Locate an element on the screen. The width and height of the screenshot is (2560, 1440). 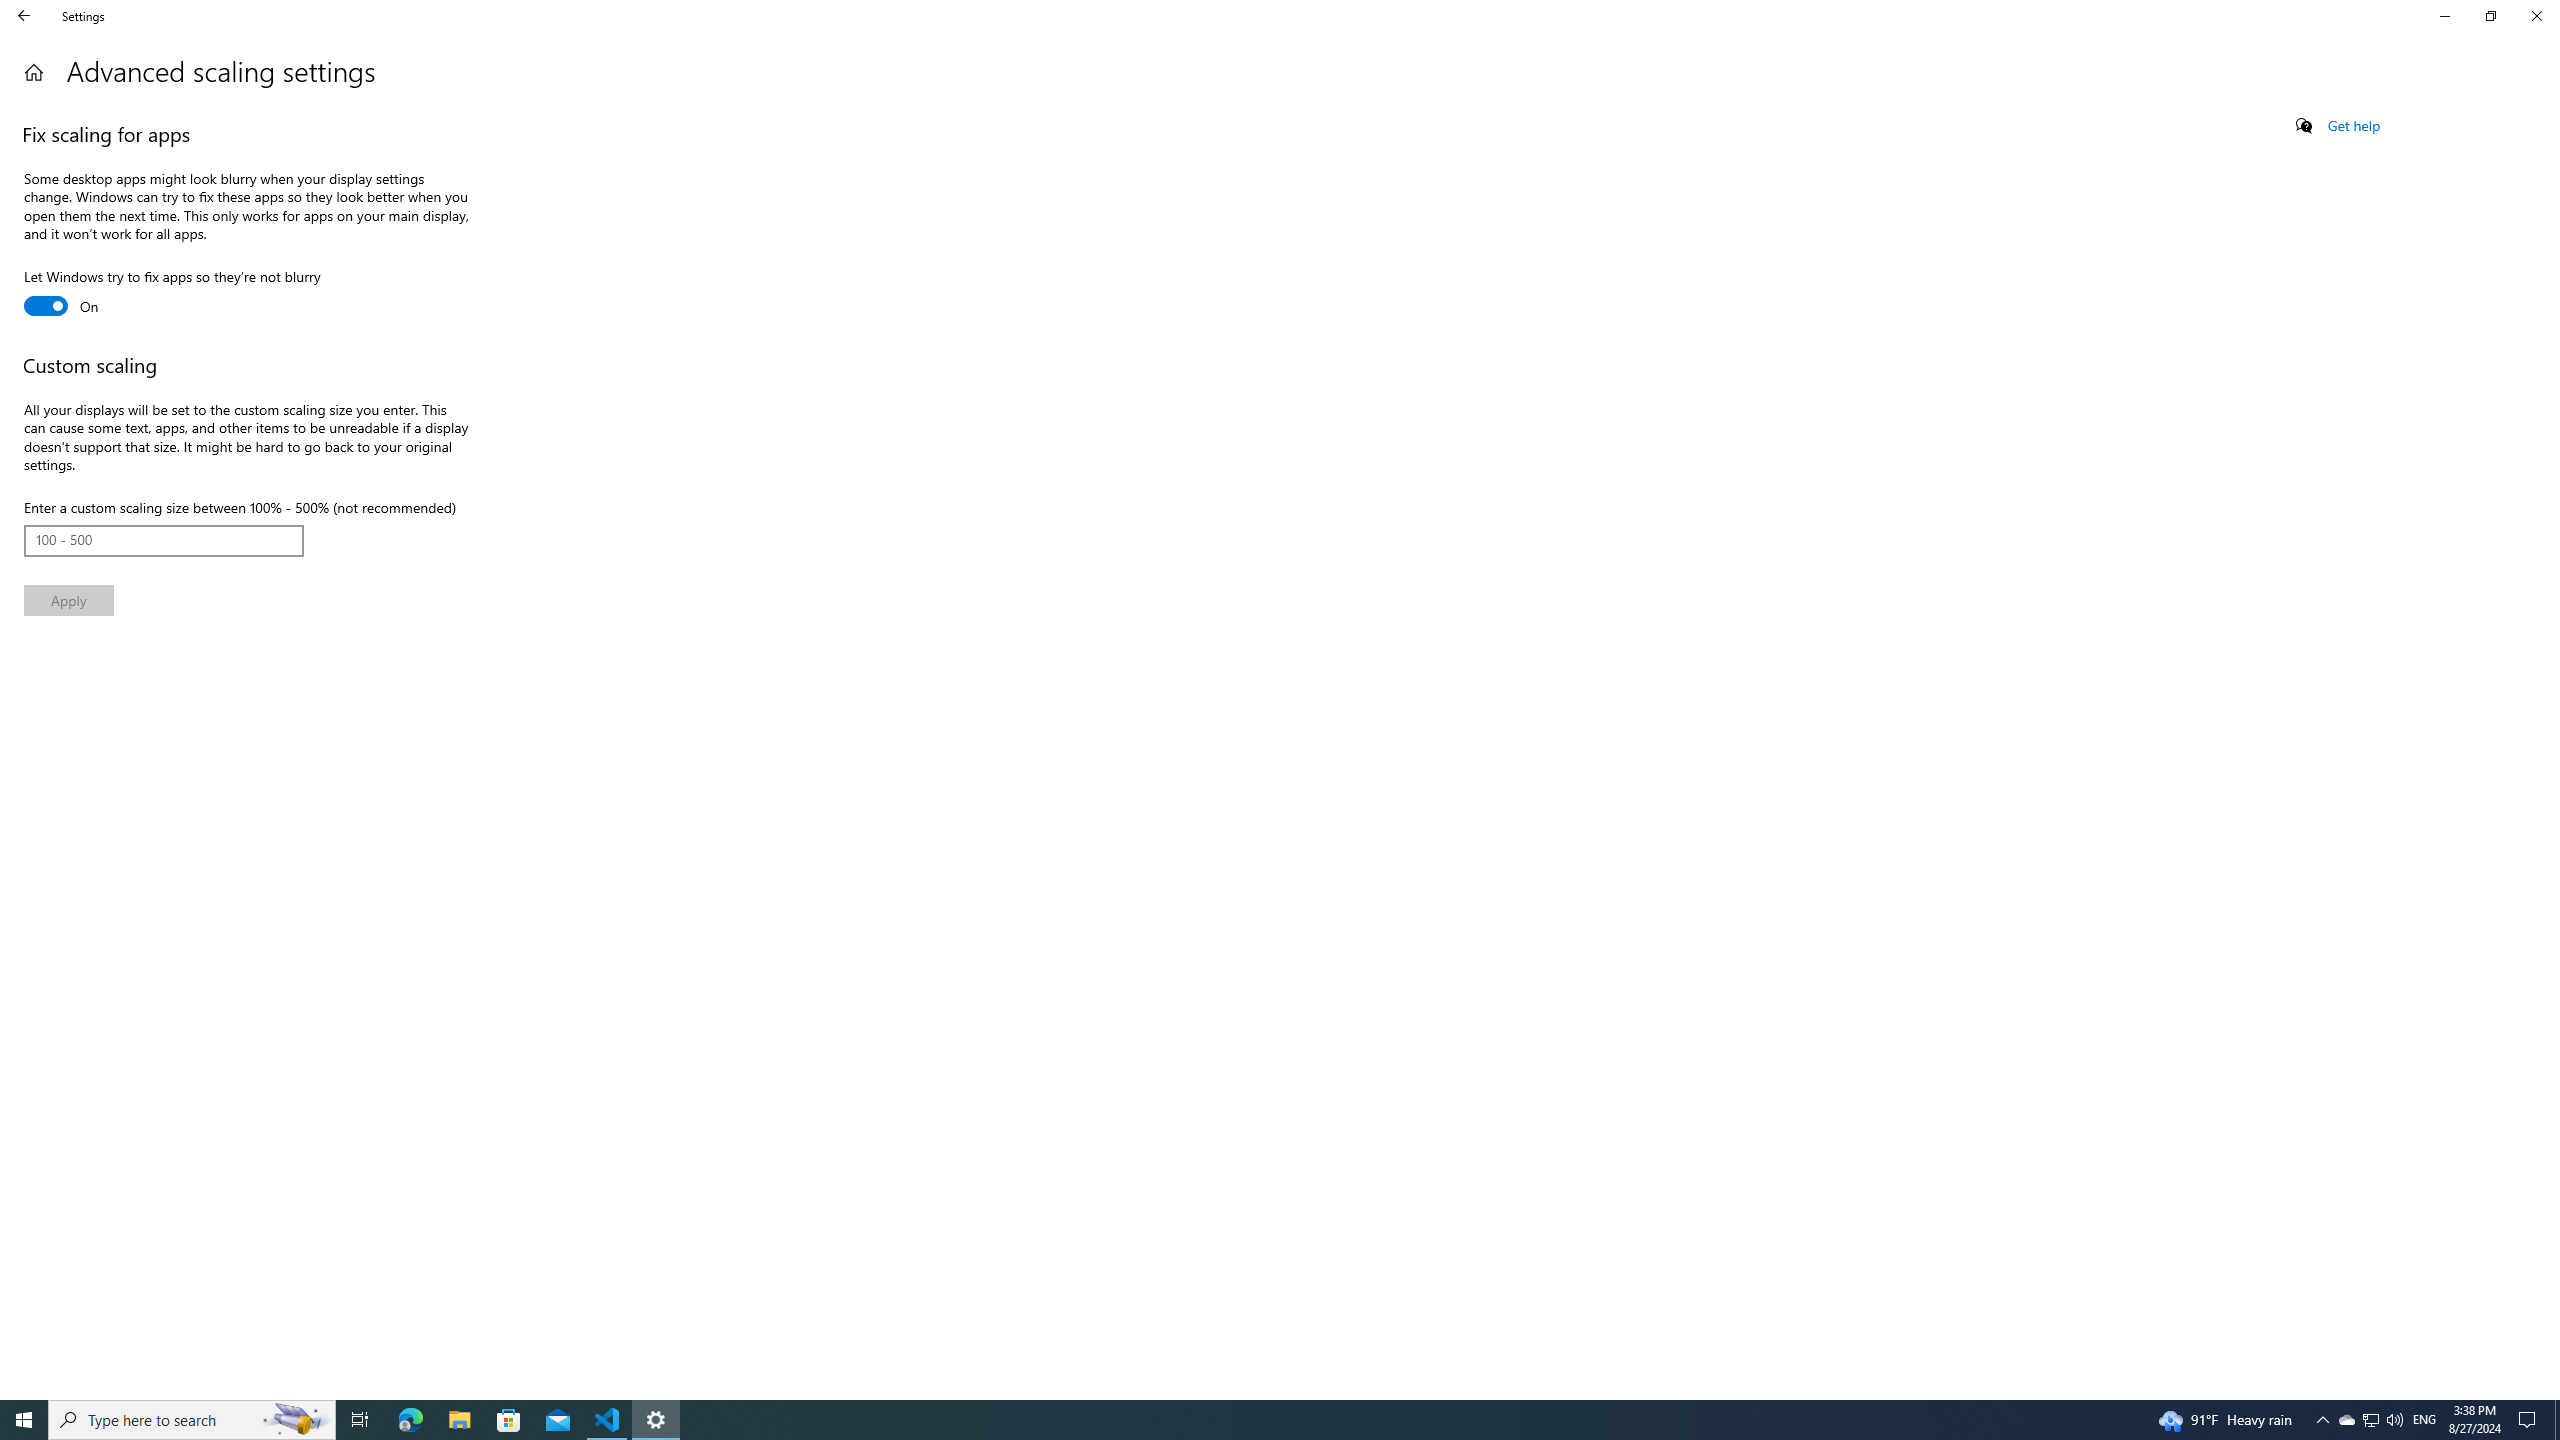
'Show desktop' is located at coordinates (2556, 1418).